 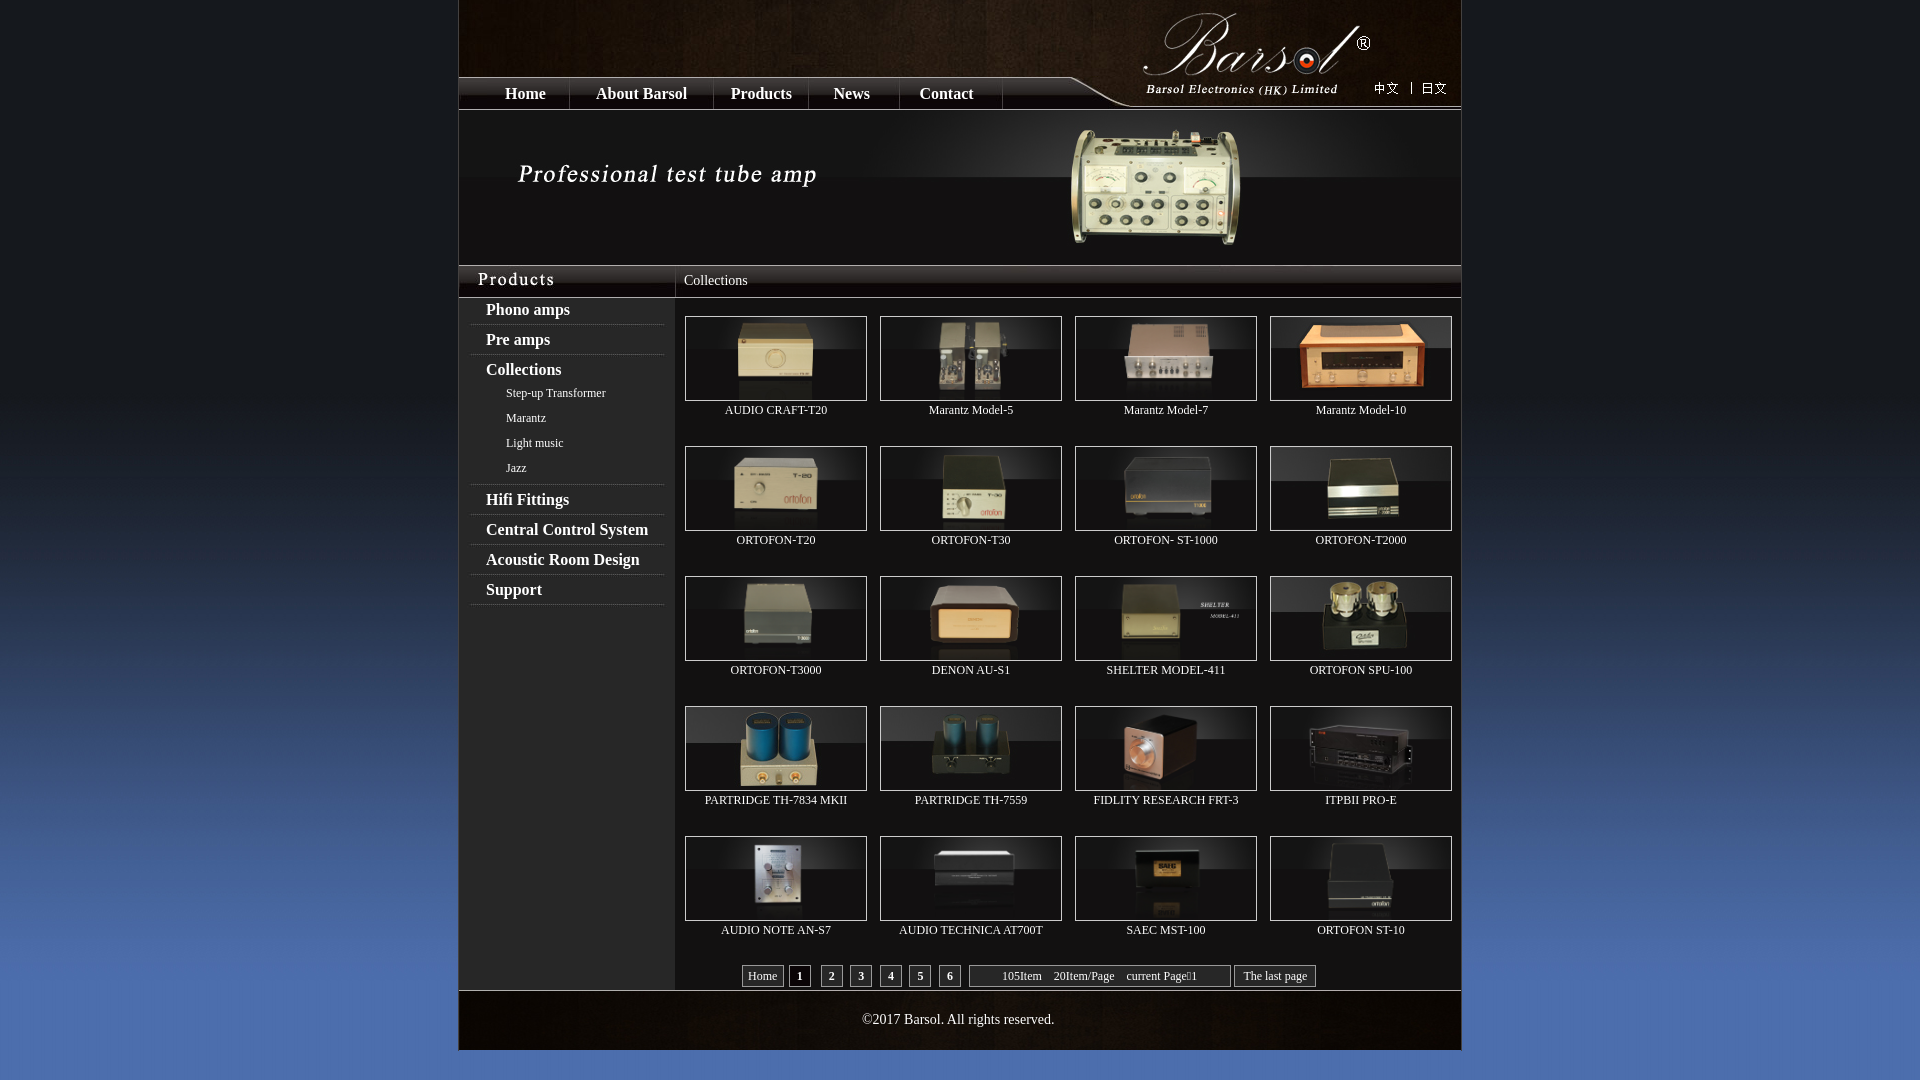 What do you see at coordinates (486, 93) in the screenshot?
I see `'Home'` at bounding box center [486, 93].